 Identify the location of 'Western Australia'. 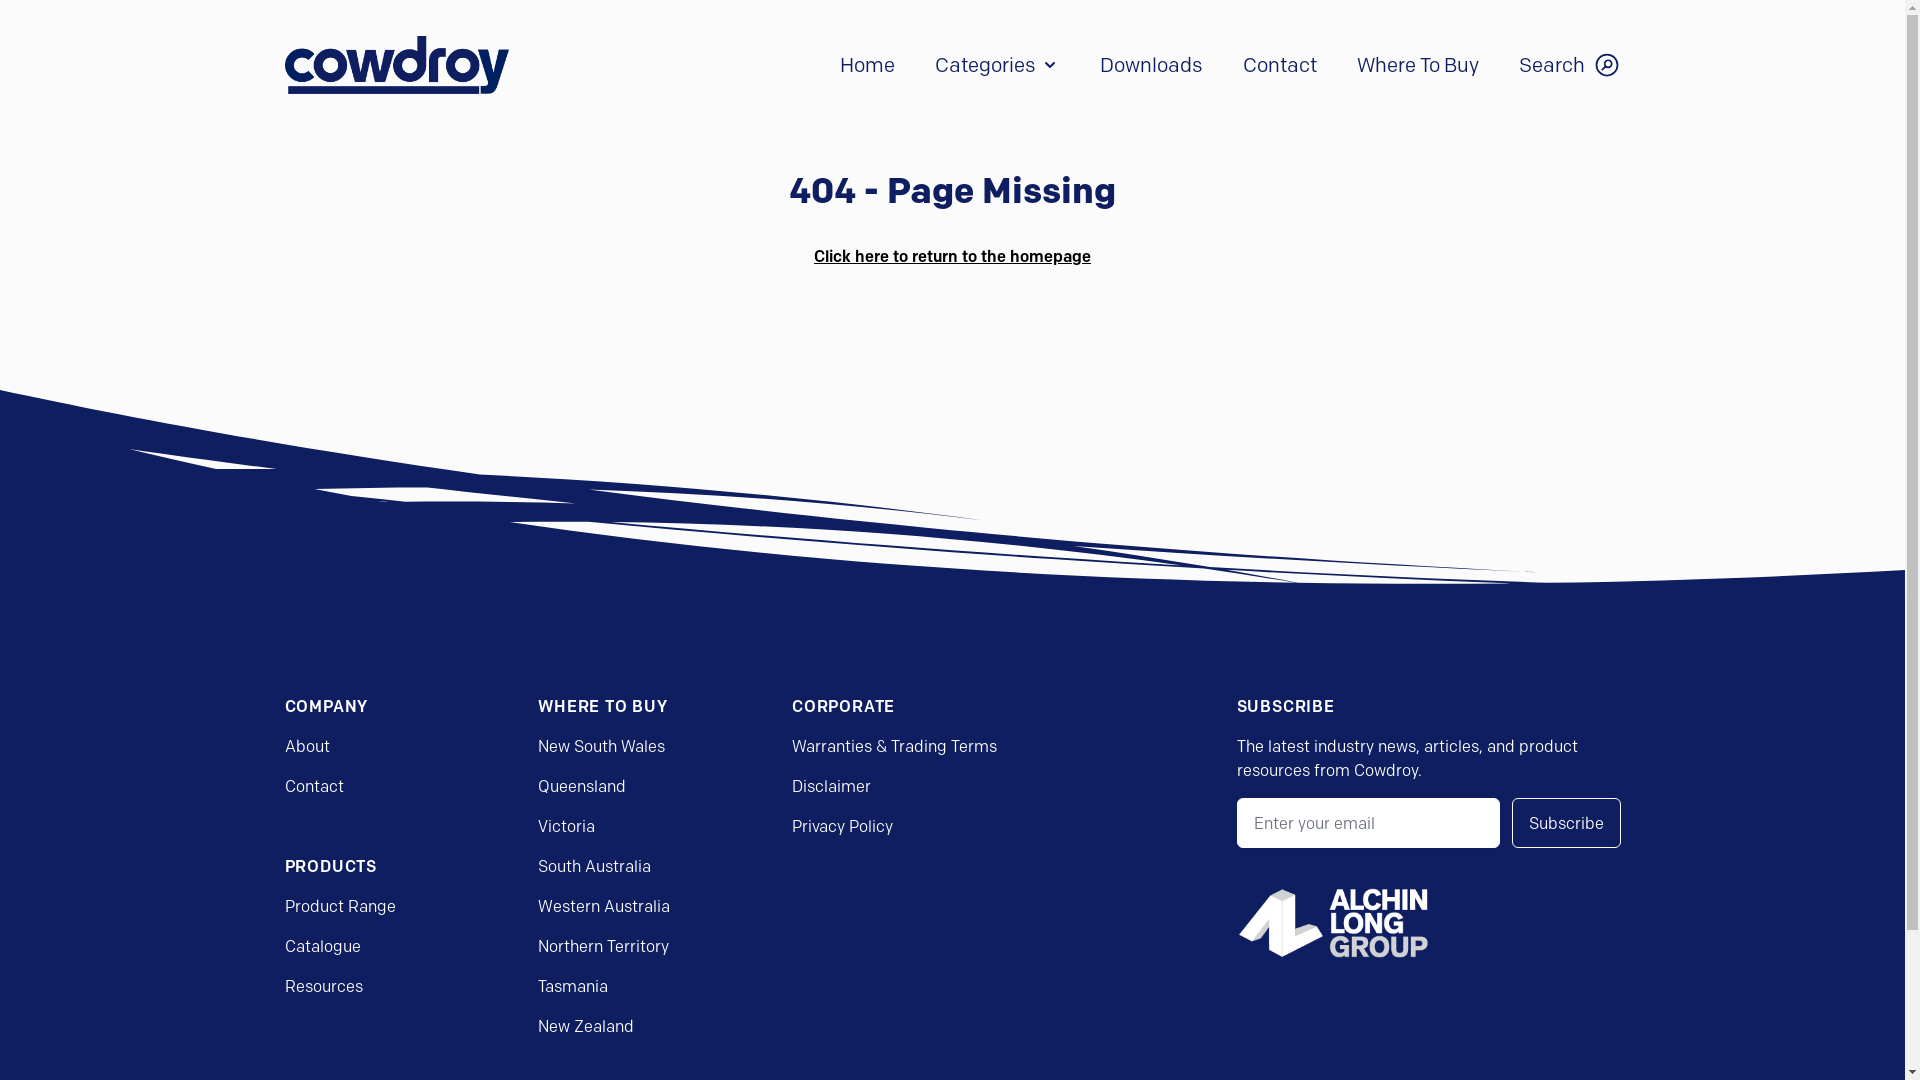
(603, 906).